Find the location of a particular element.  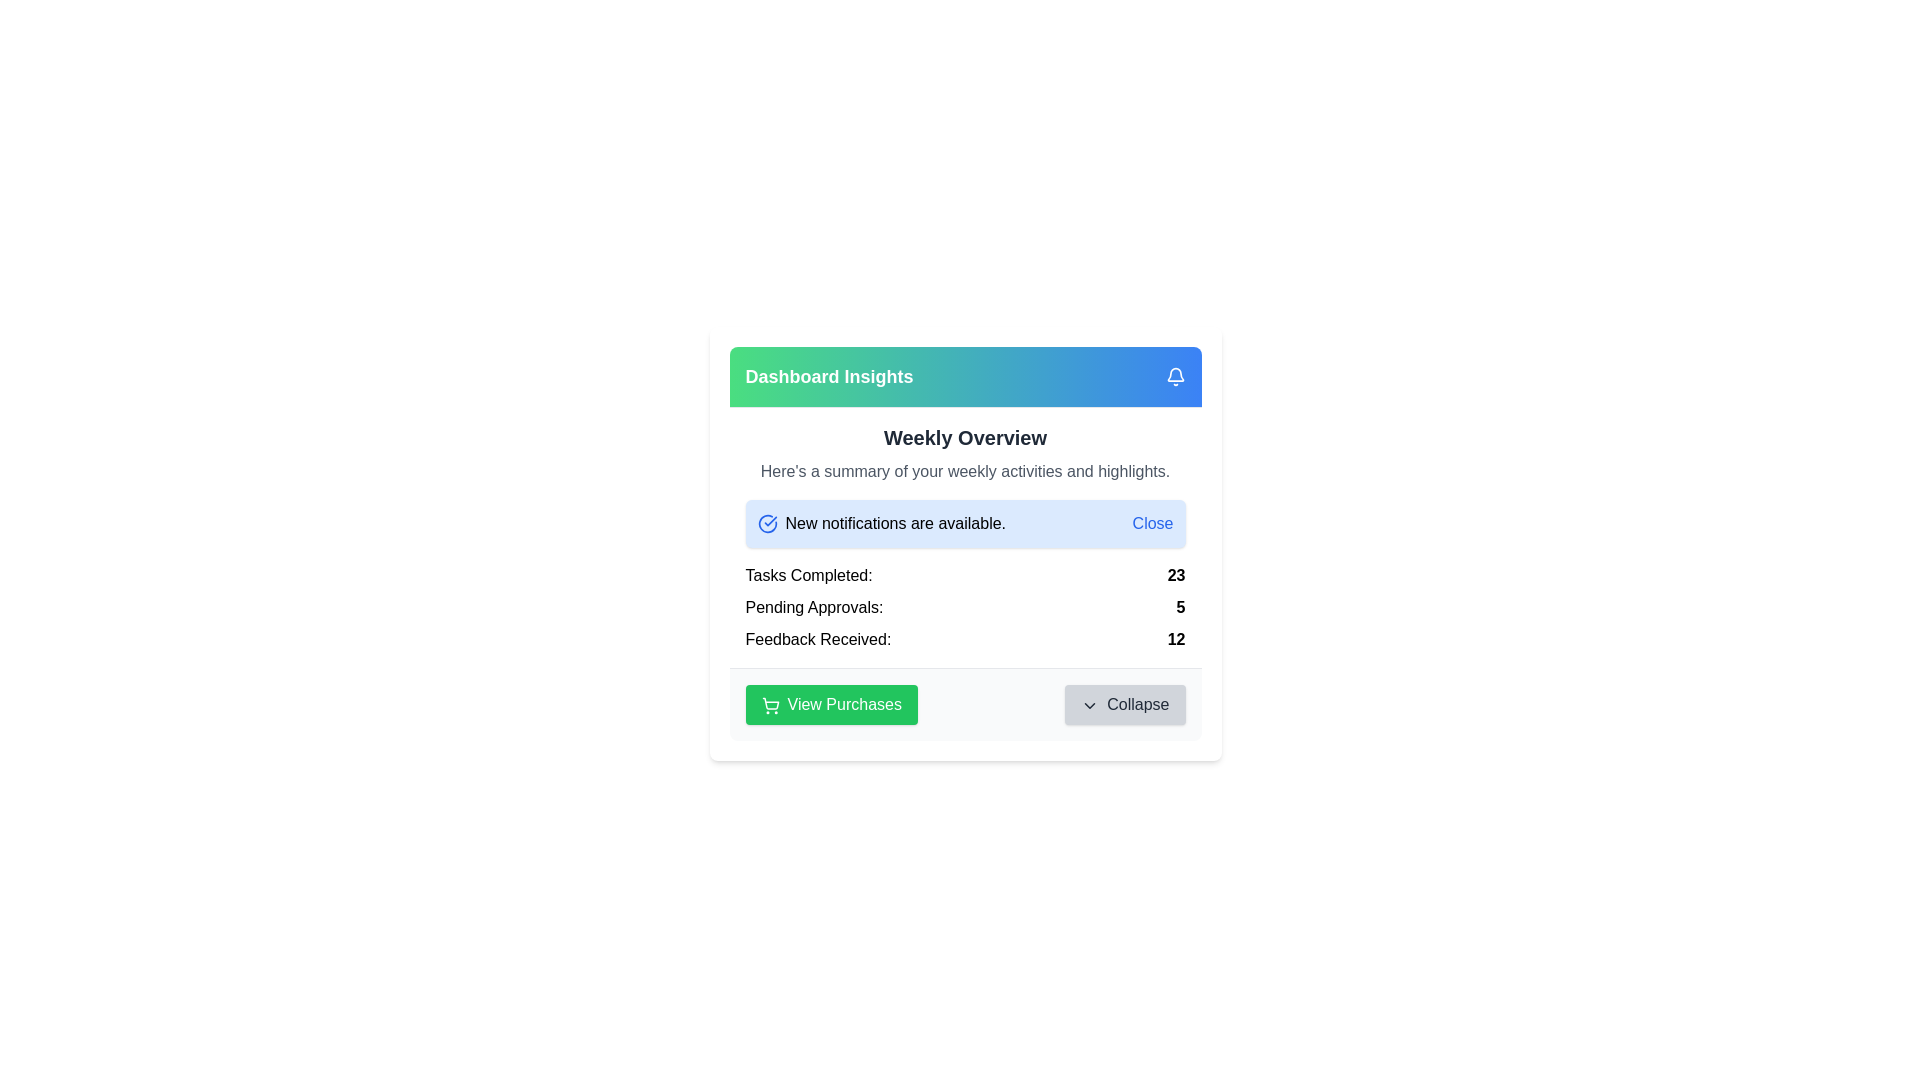

the Text label that notifies the user about new notifications, located below the 'Weekly Overview' header and to the right of the blue checkmark icon is located at coordinates (894, 523).